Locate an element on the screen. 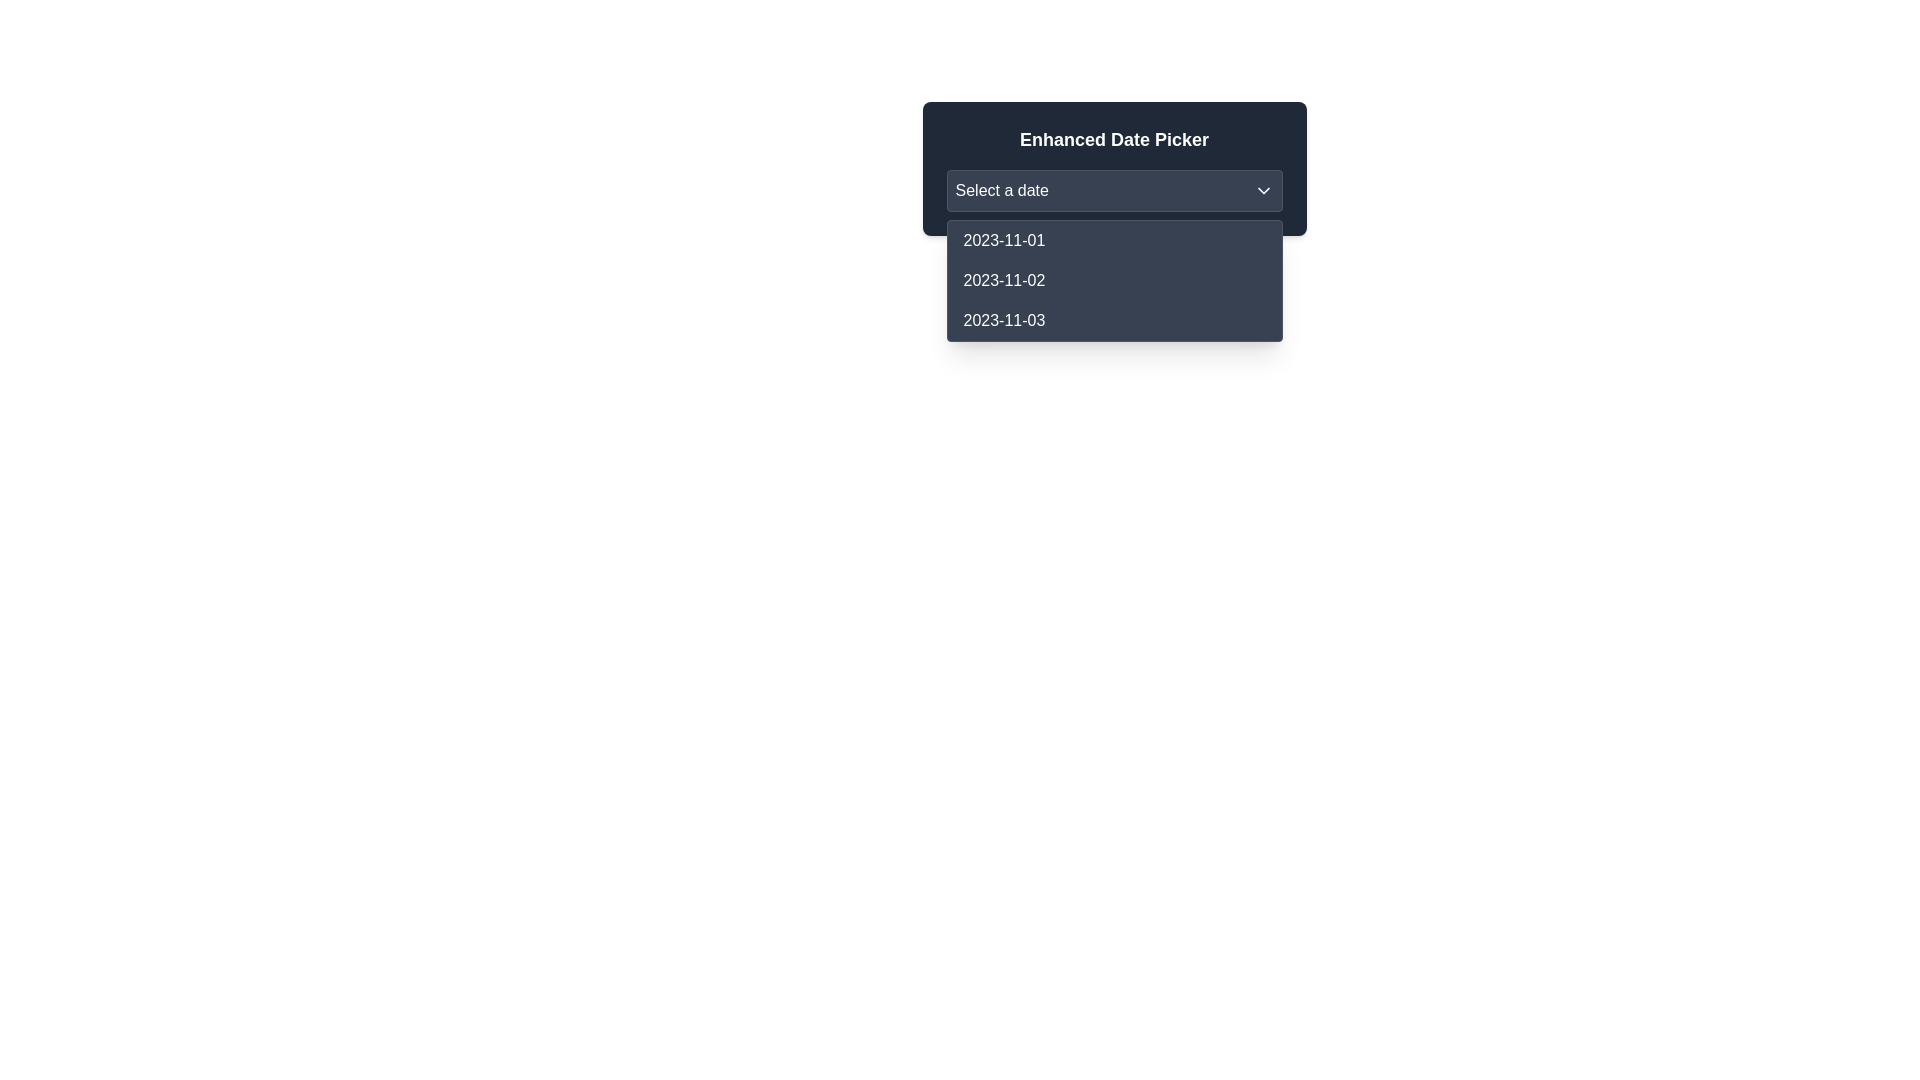 The height and width of the screenshot is (1080, 1920). the third option in the dropdown menu labeled '2023-11-03' is located at coordinates (1113, 319).